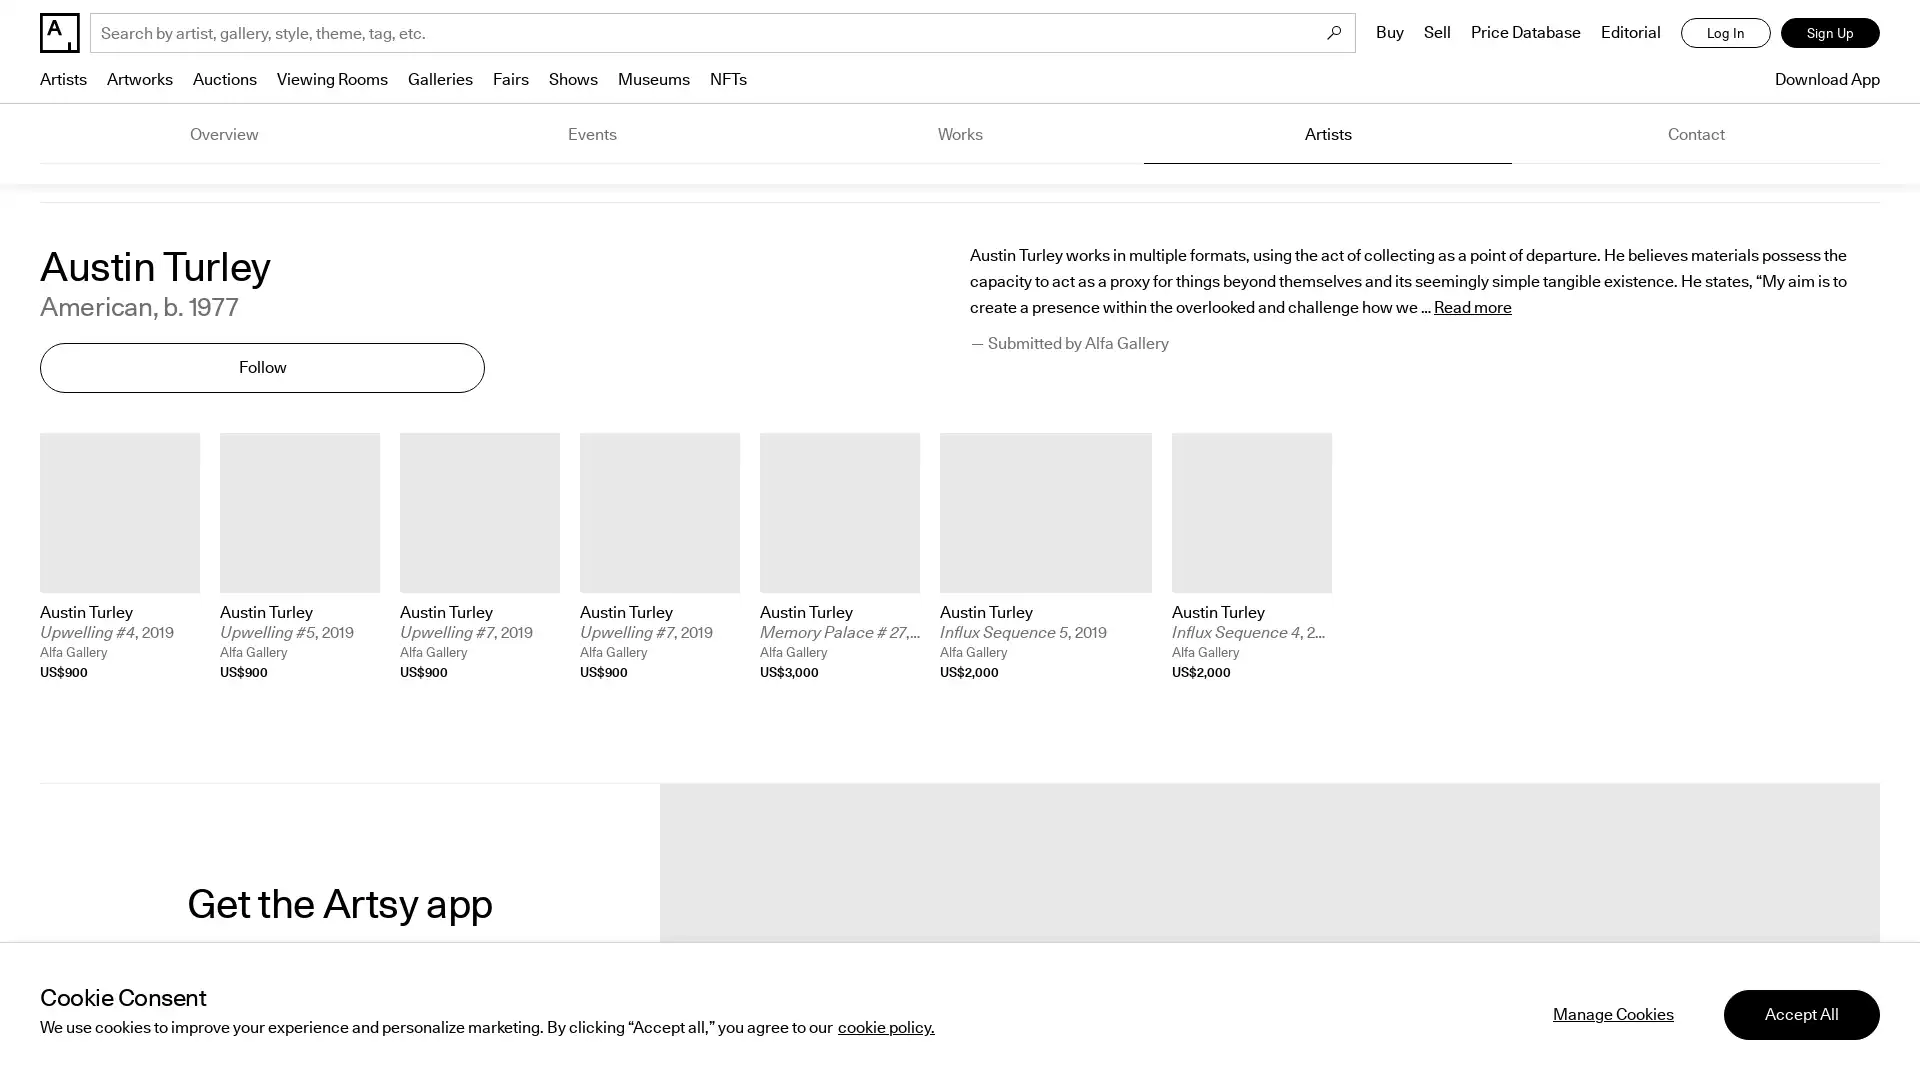 Image resolution: width=1920 pixels, height=1080 pixels. What do you see at coordinates (1613, 1014) in the screenshot?
I see `Manage Cookies` at bounding box center [1613, 1014].